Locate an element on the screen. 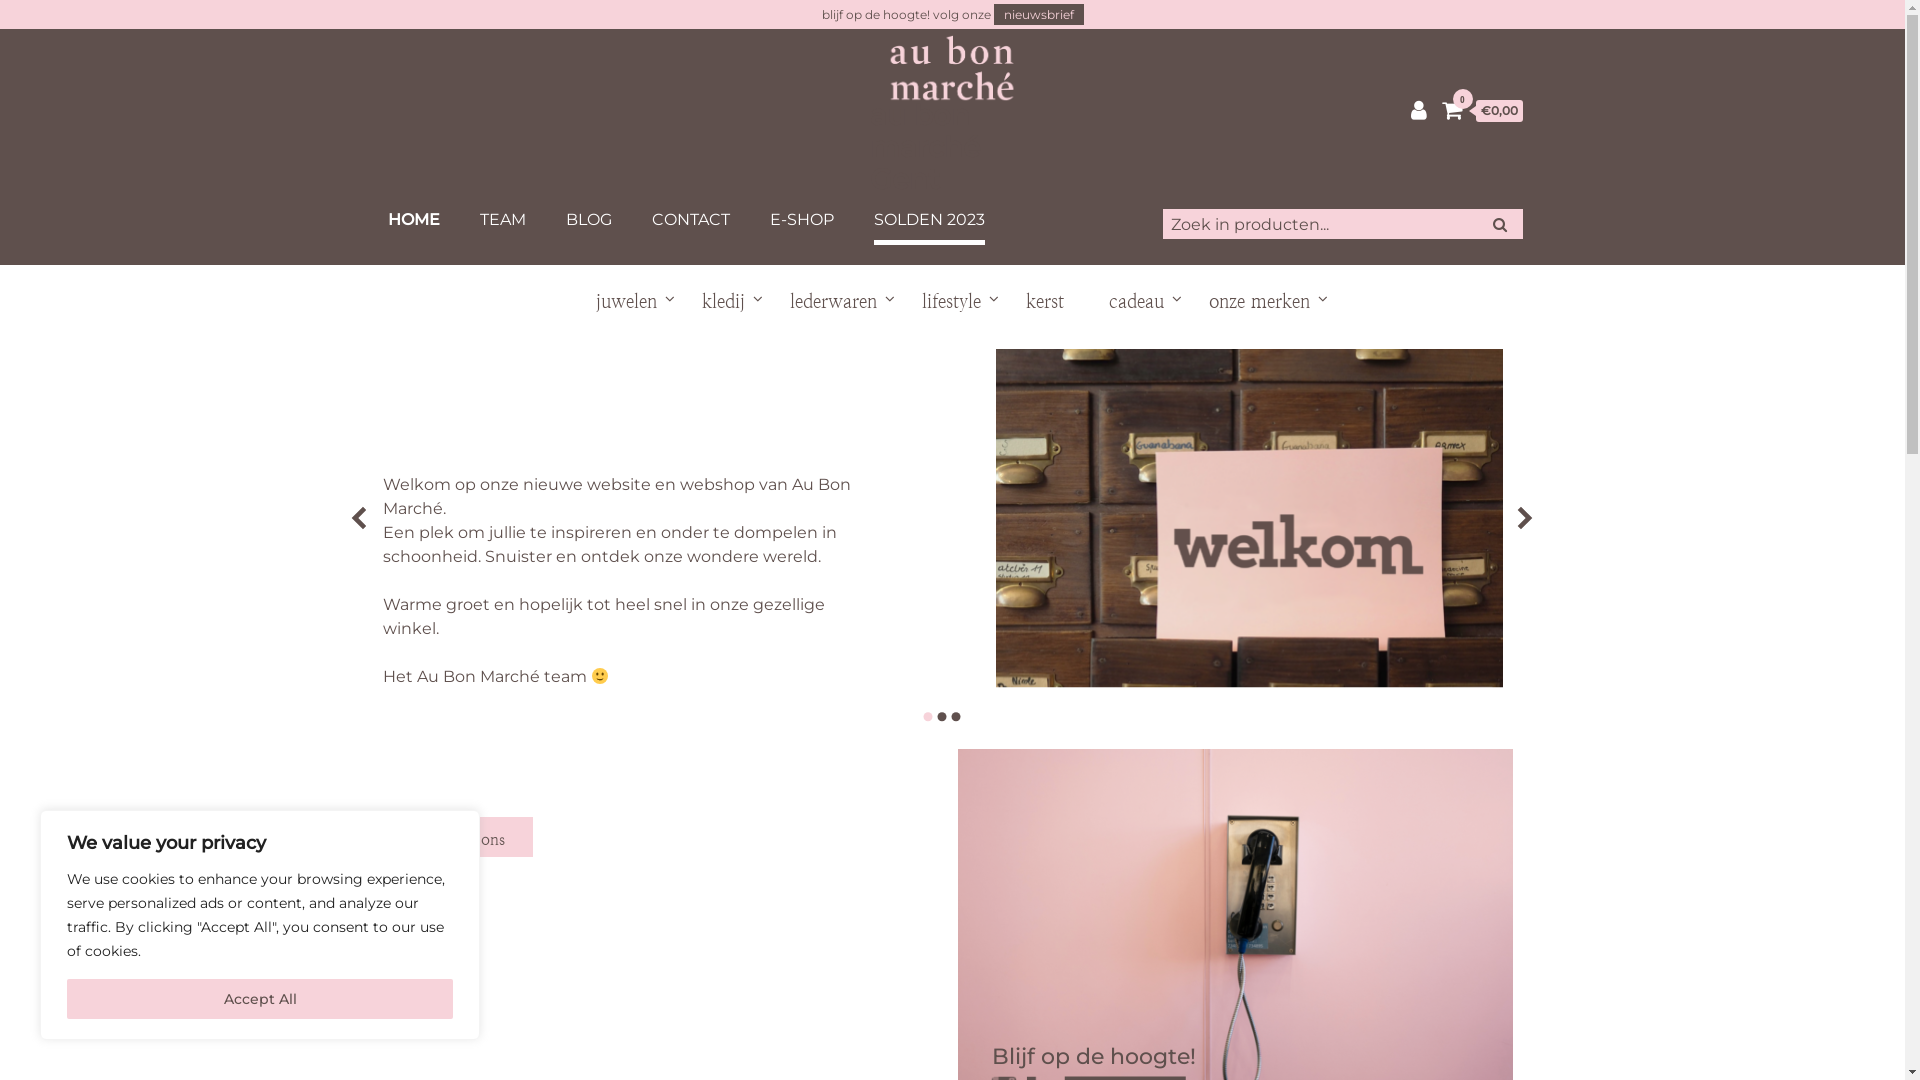 Image resolution: width=1920 pixels, height=1080 pixels. 'lifestyle' is located at coordinates (950, 301).